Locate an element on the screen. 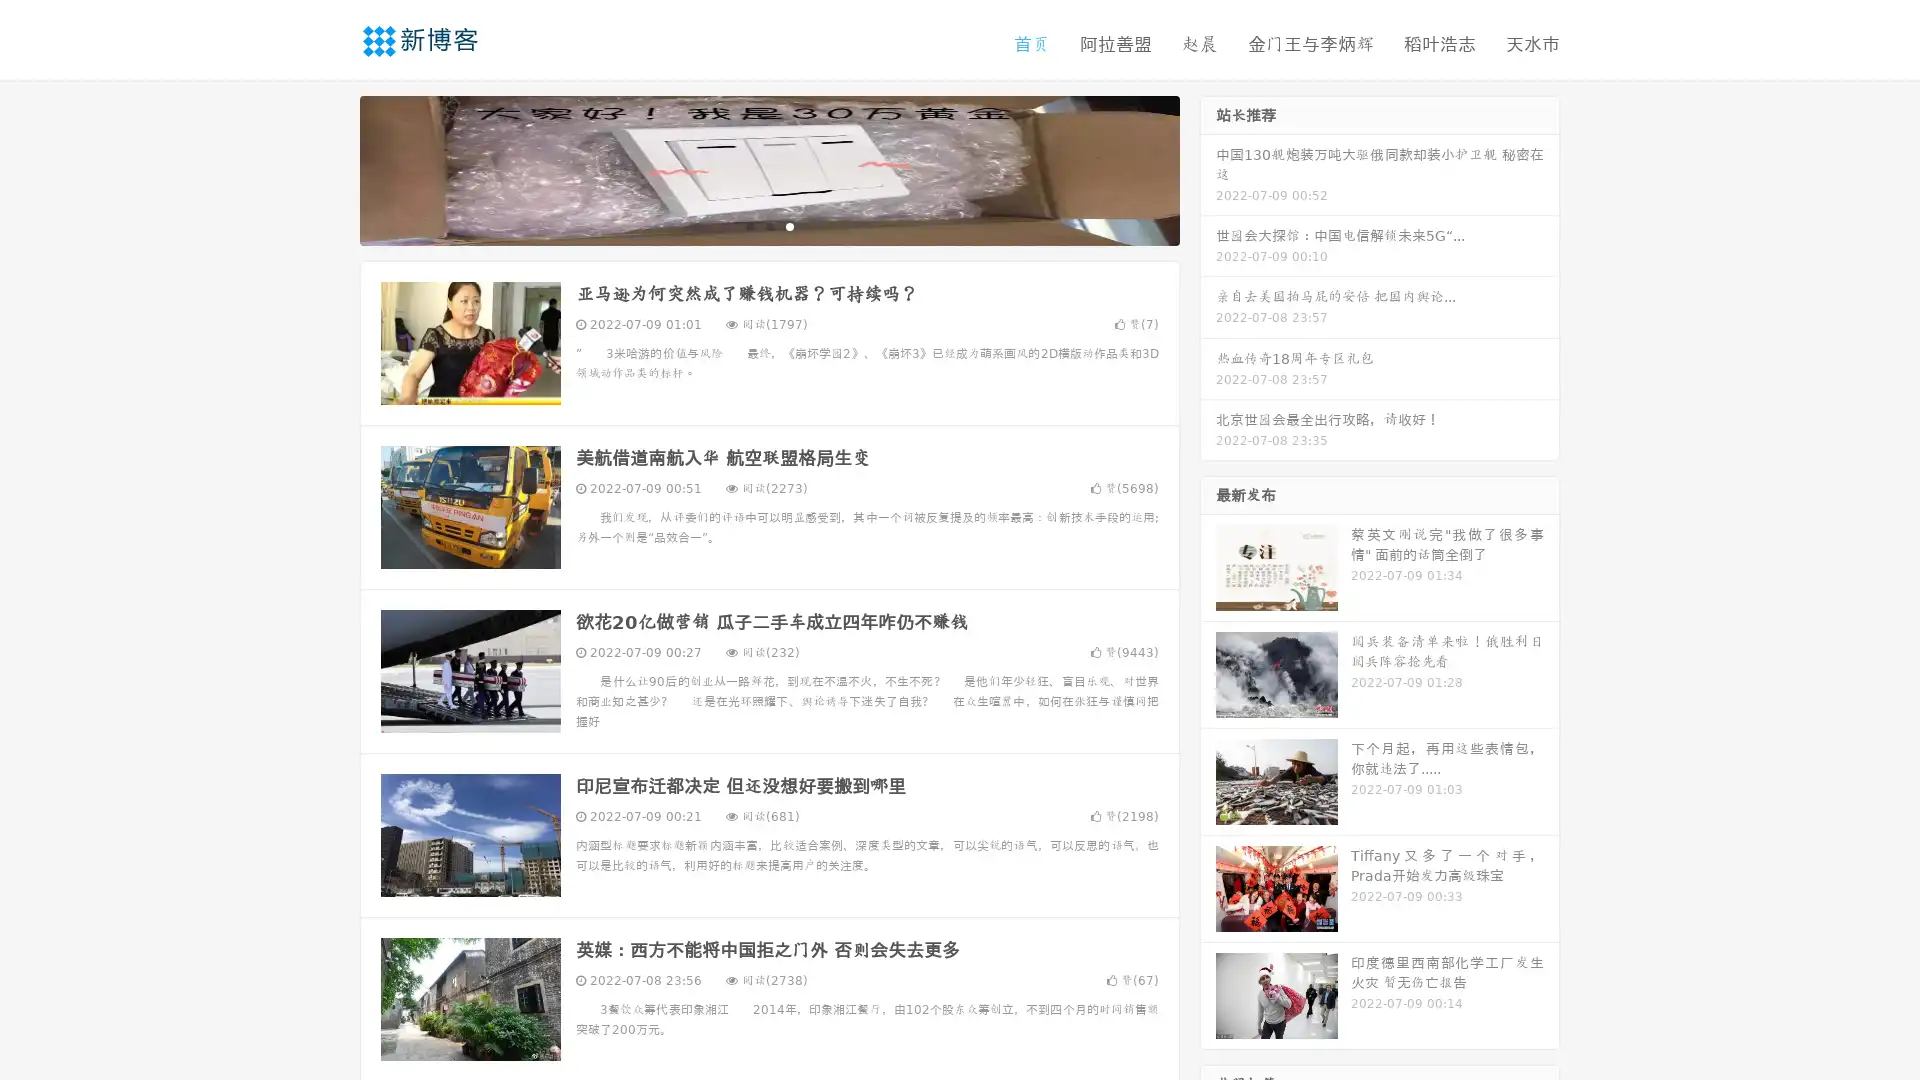 The width and height of the screenshot is (1920, 1080). Go to slide 1 is located at coordinates (748, 225).